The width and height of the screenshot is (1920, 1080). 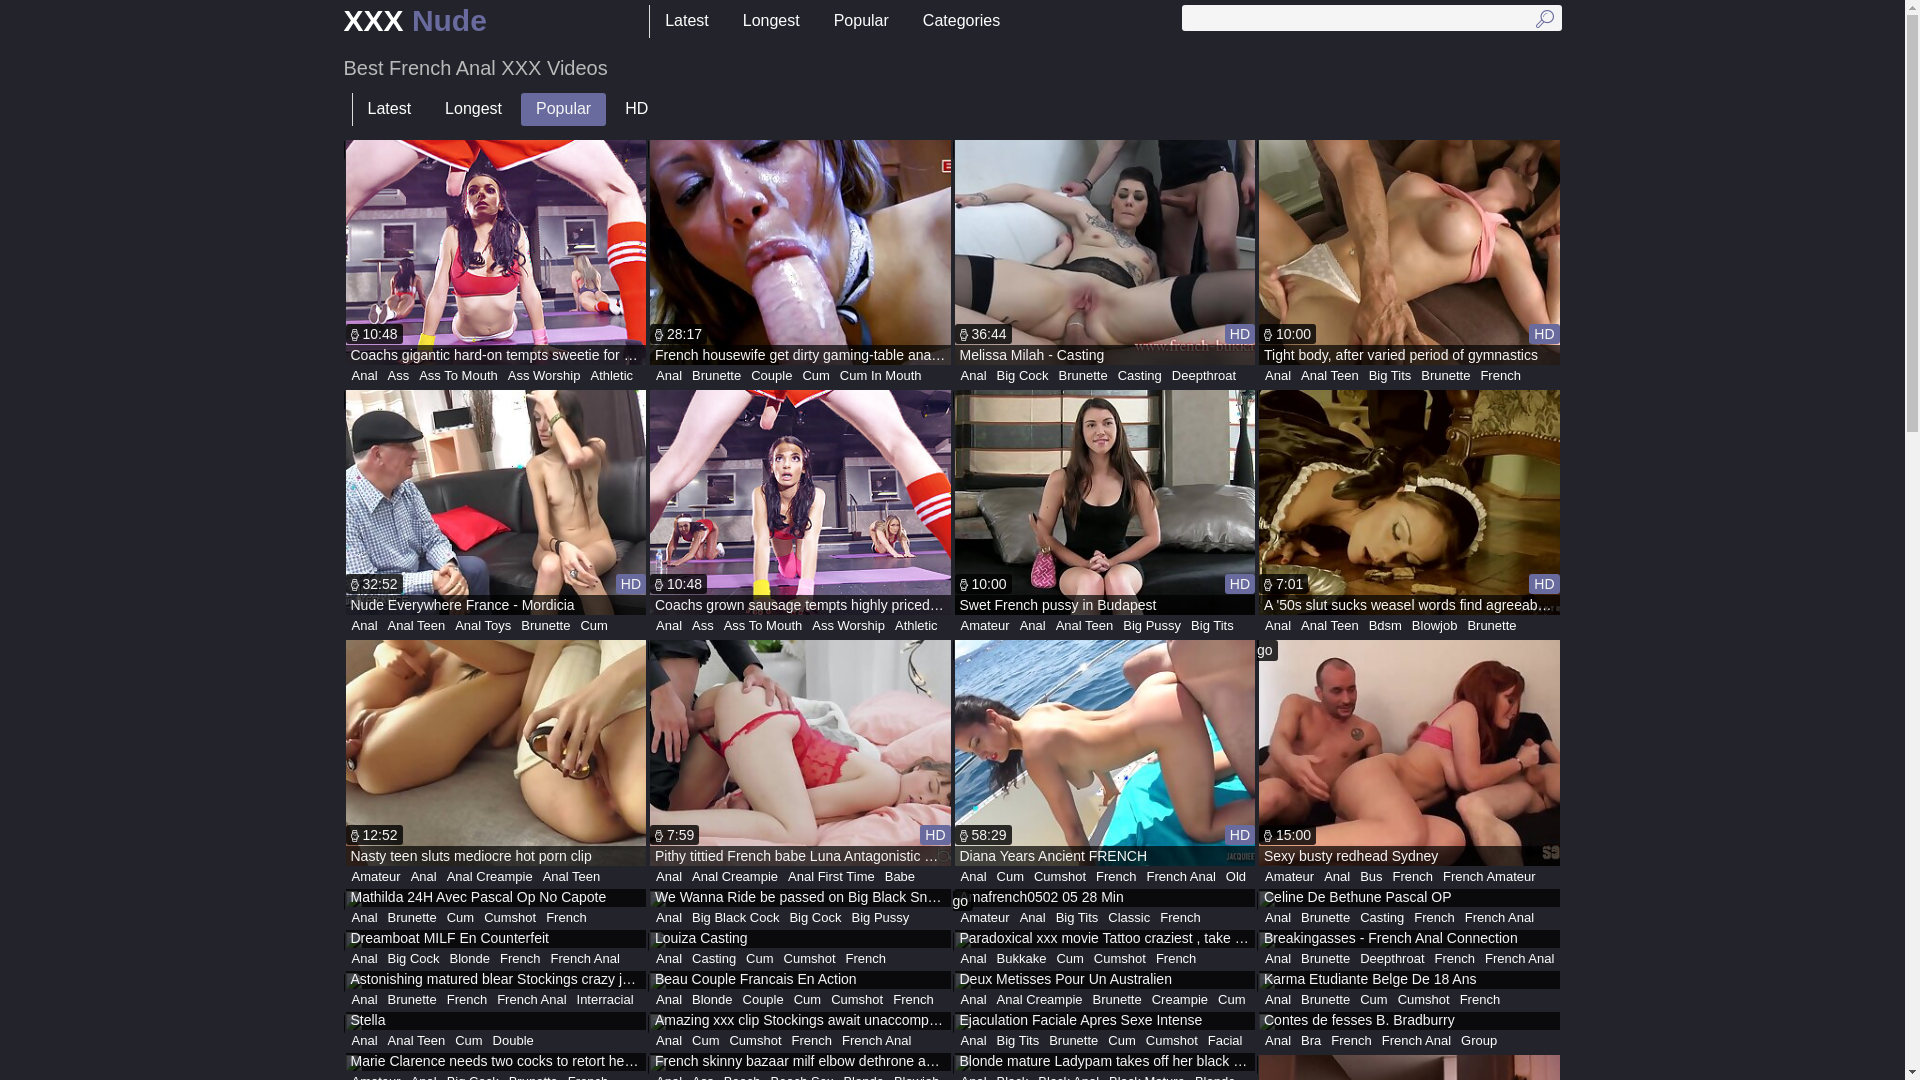 What do you see at coordinates (472, 109) in the screenshot?
I see `'Longest'` at bounding box center [472, 109].